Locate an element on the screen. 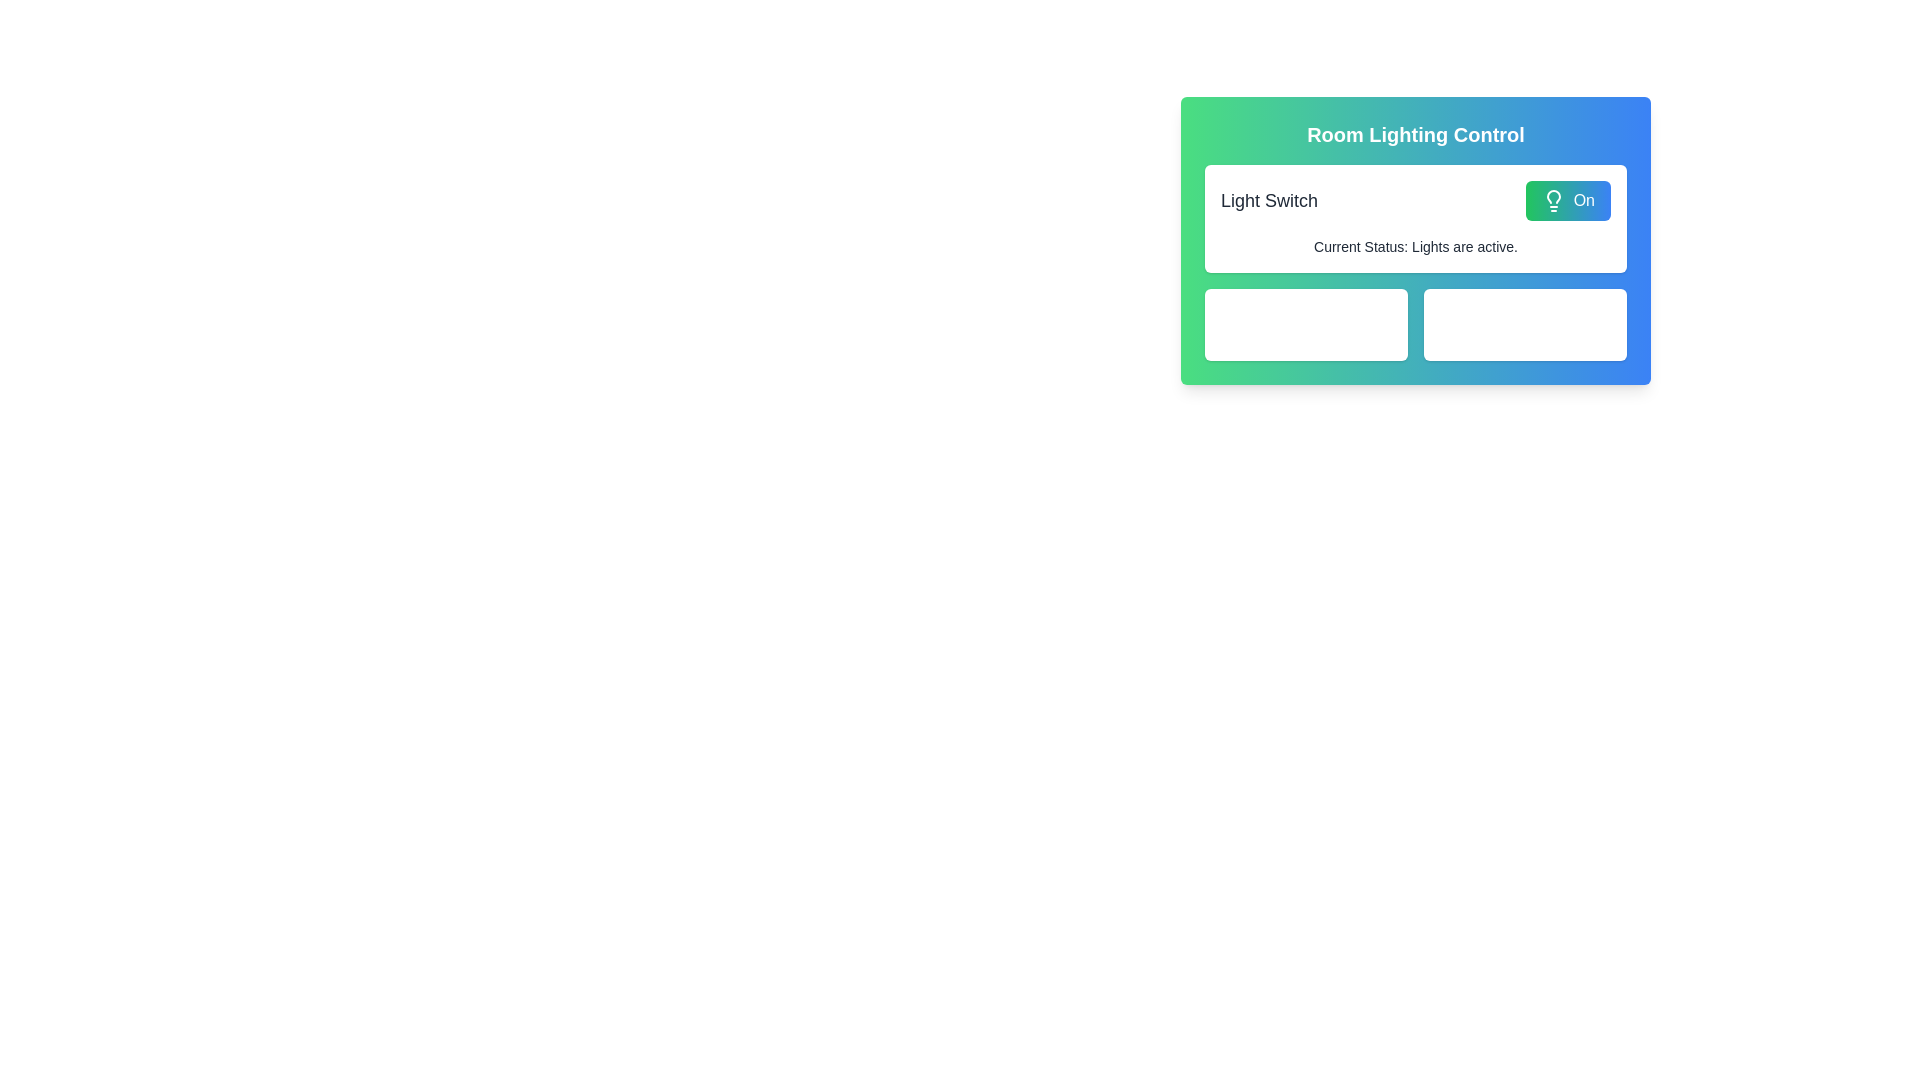  contents displayed in the Informative Display Group for the Living Room and Bedroom lighting conditions, which is located within the 'Room Lighting Control' section below the 'Light Switch' status is located at coordinates (1415, 323).